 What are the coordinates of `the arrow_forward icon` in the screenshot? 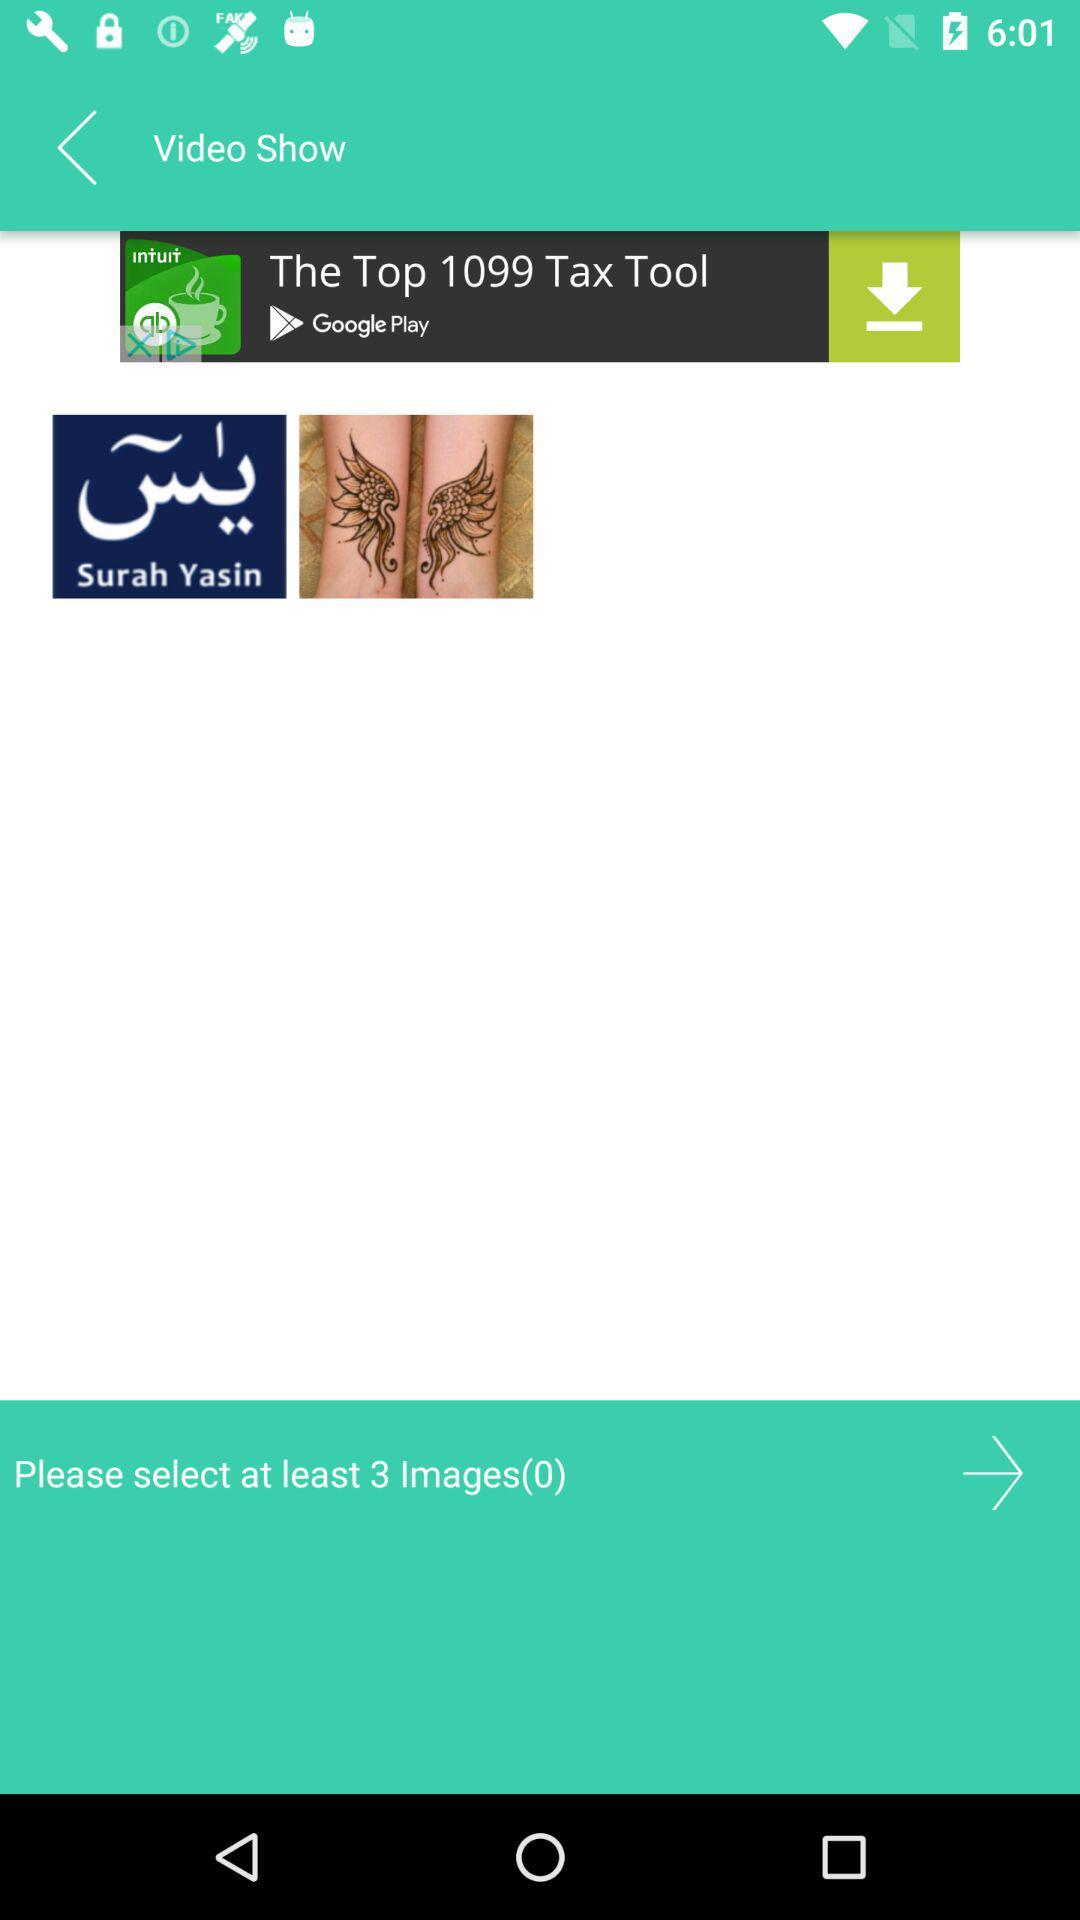 It's located at (992, 1473).